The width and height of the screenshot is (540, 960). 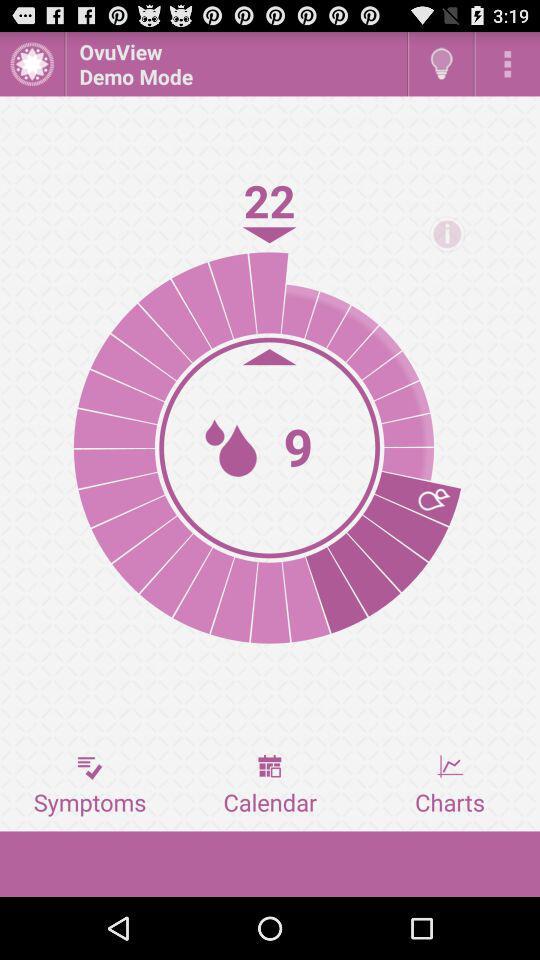 I want to click on symptoms item, so click(x=89, y=785).